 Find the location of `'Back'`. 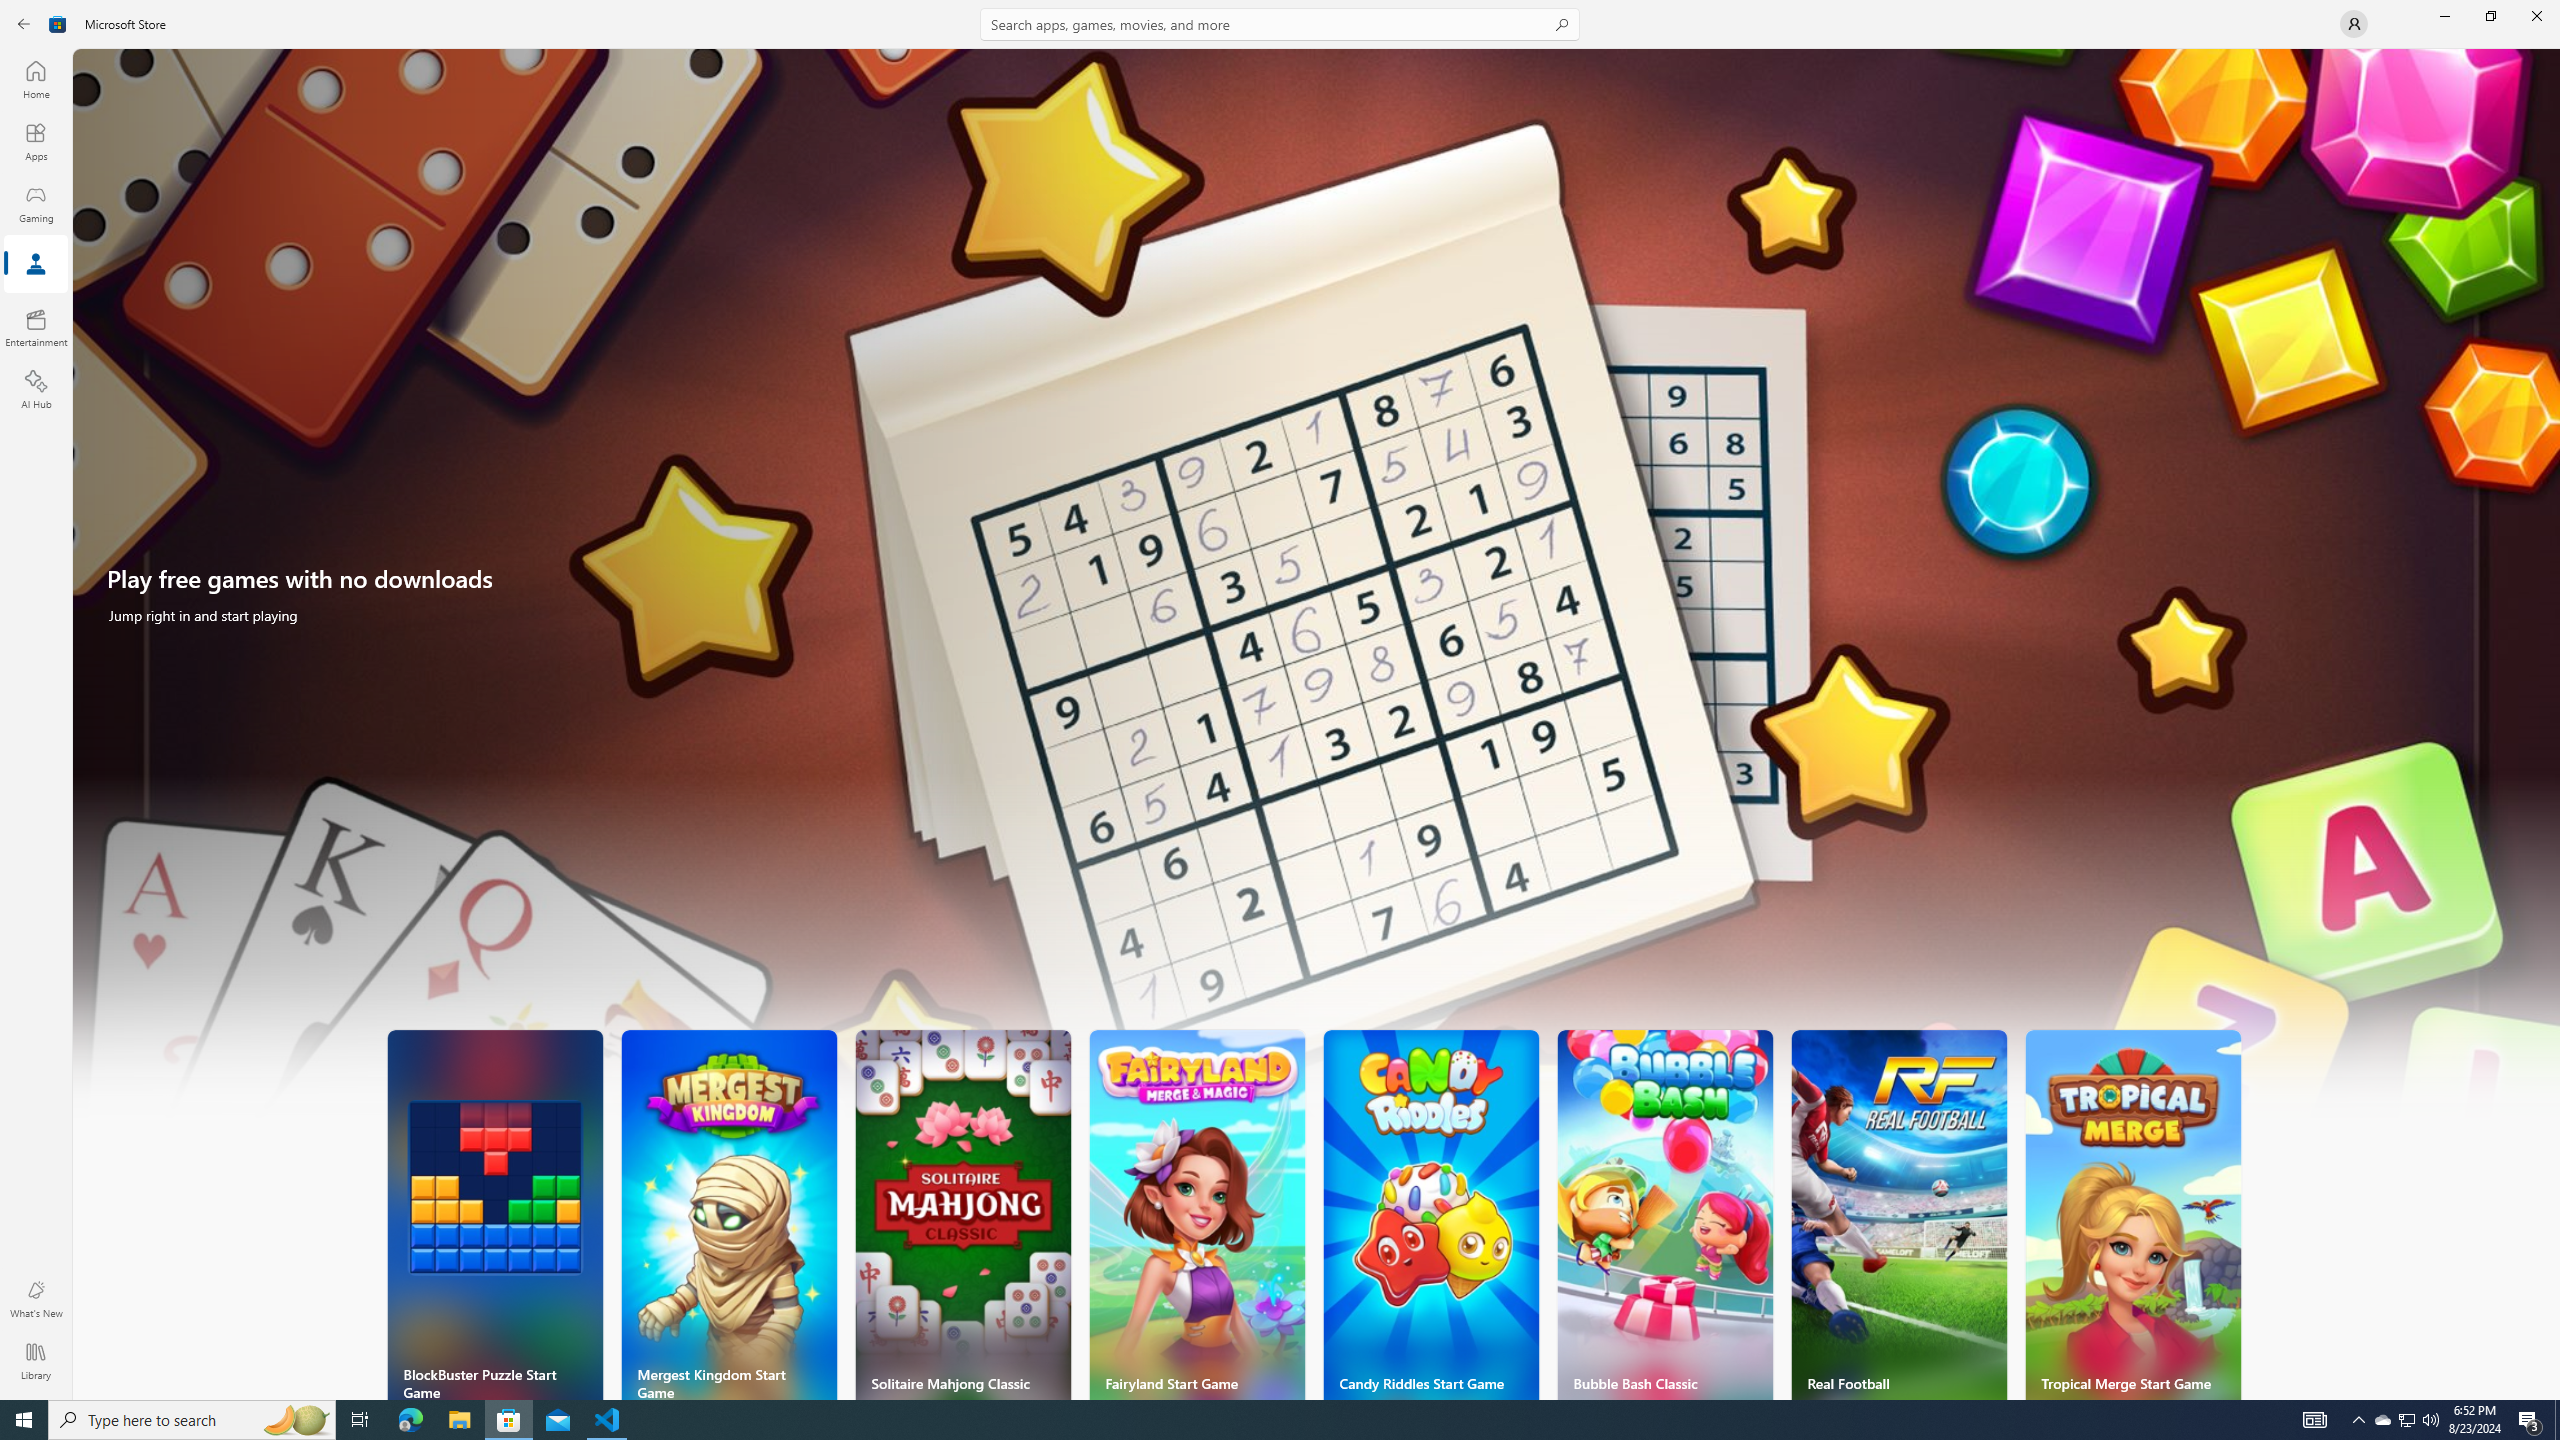

'Back' is located at coordinates (24, 22).